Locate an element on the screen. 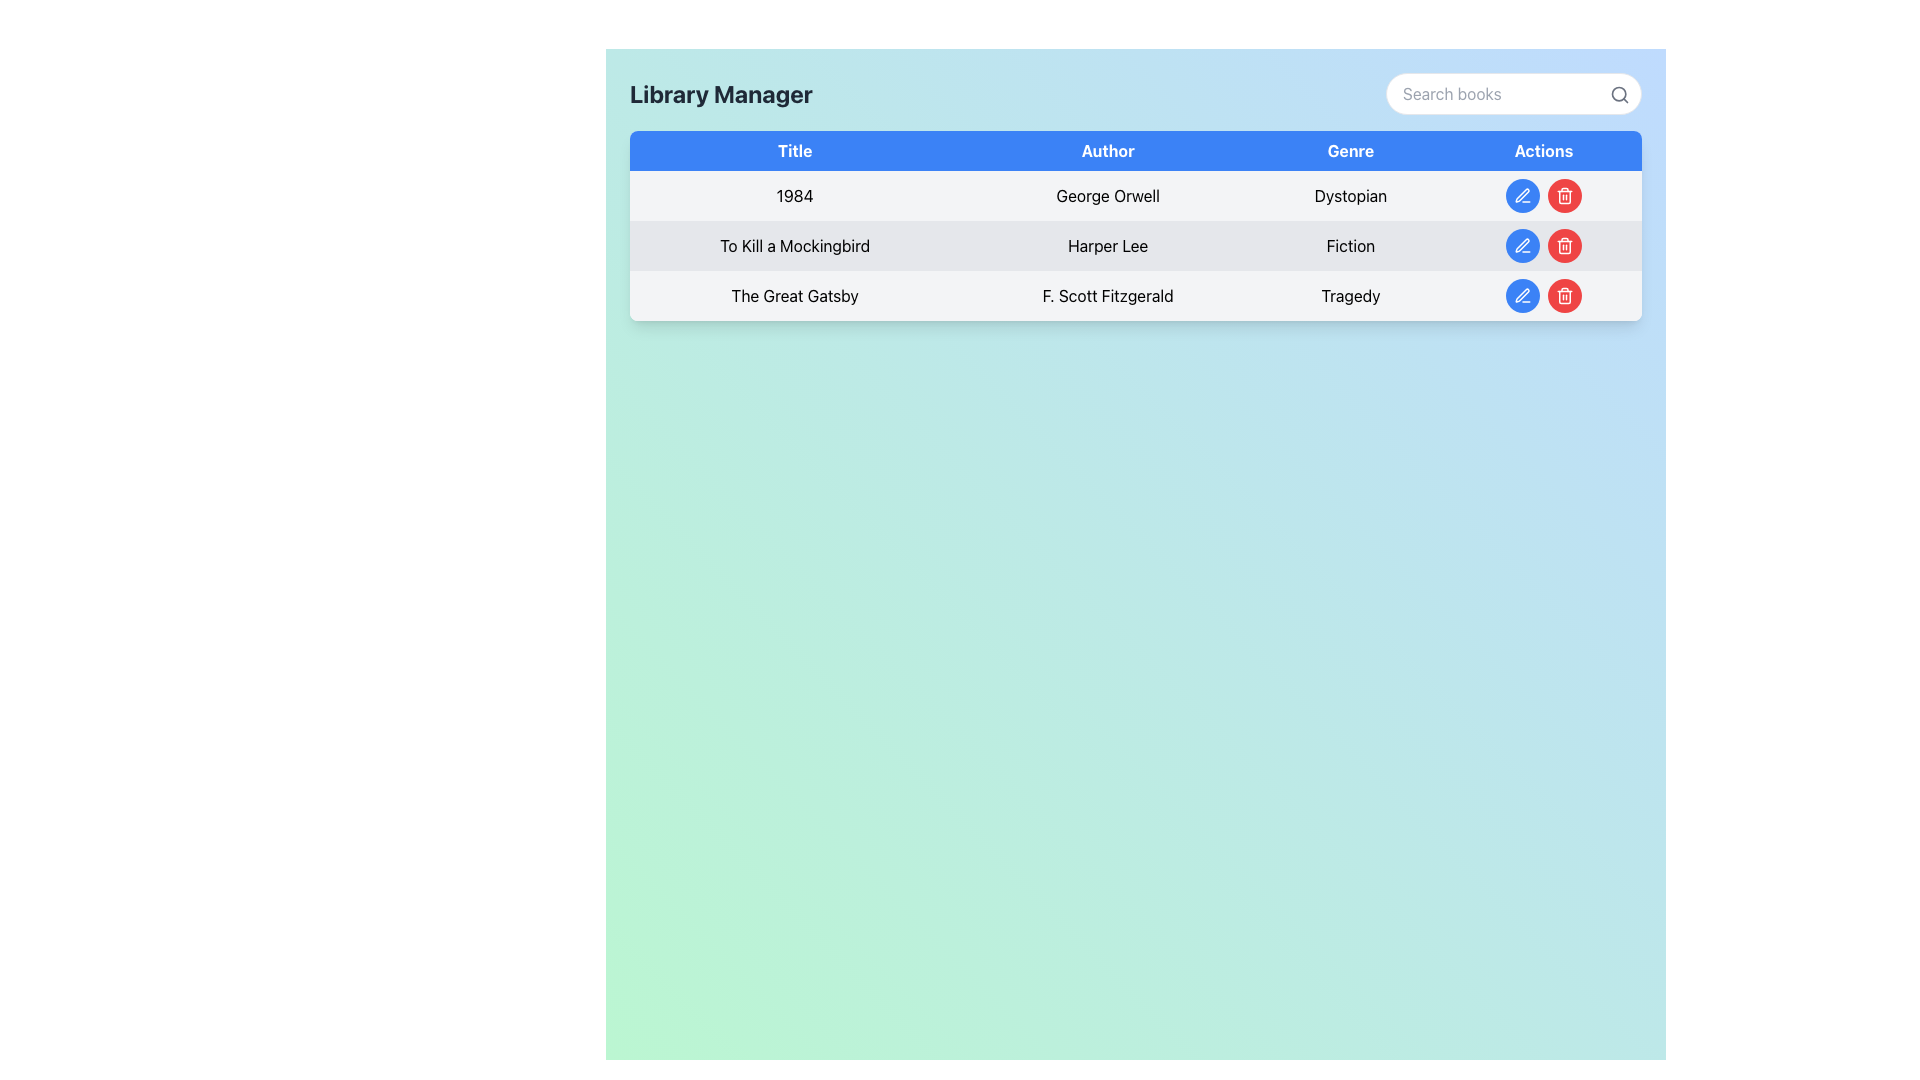 The image size is (1920, 1080). the circular red delete button with a white trash can icon, located in the 'Actions' column of the 'Library Manager' table is located at coordinates (1563, 196).